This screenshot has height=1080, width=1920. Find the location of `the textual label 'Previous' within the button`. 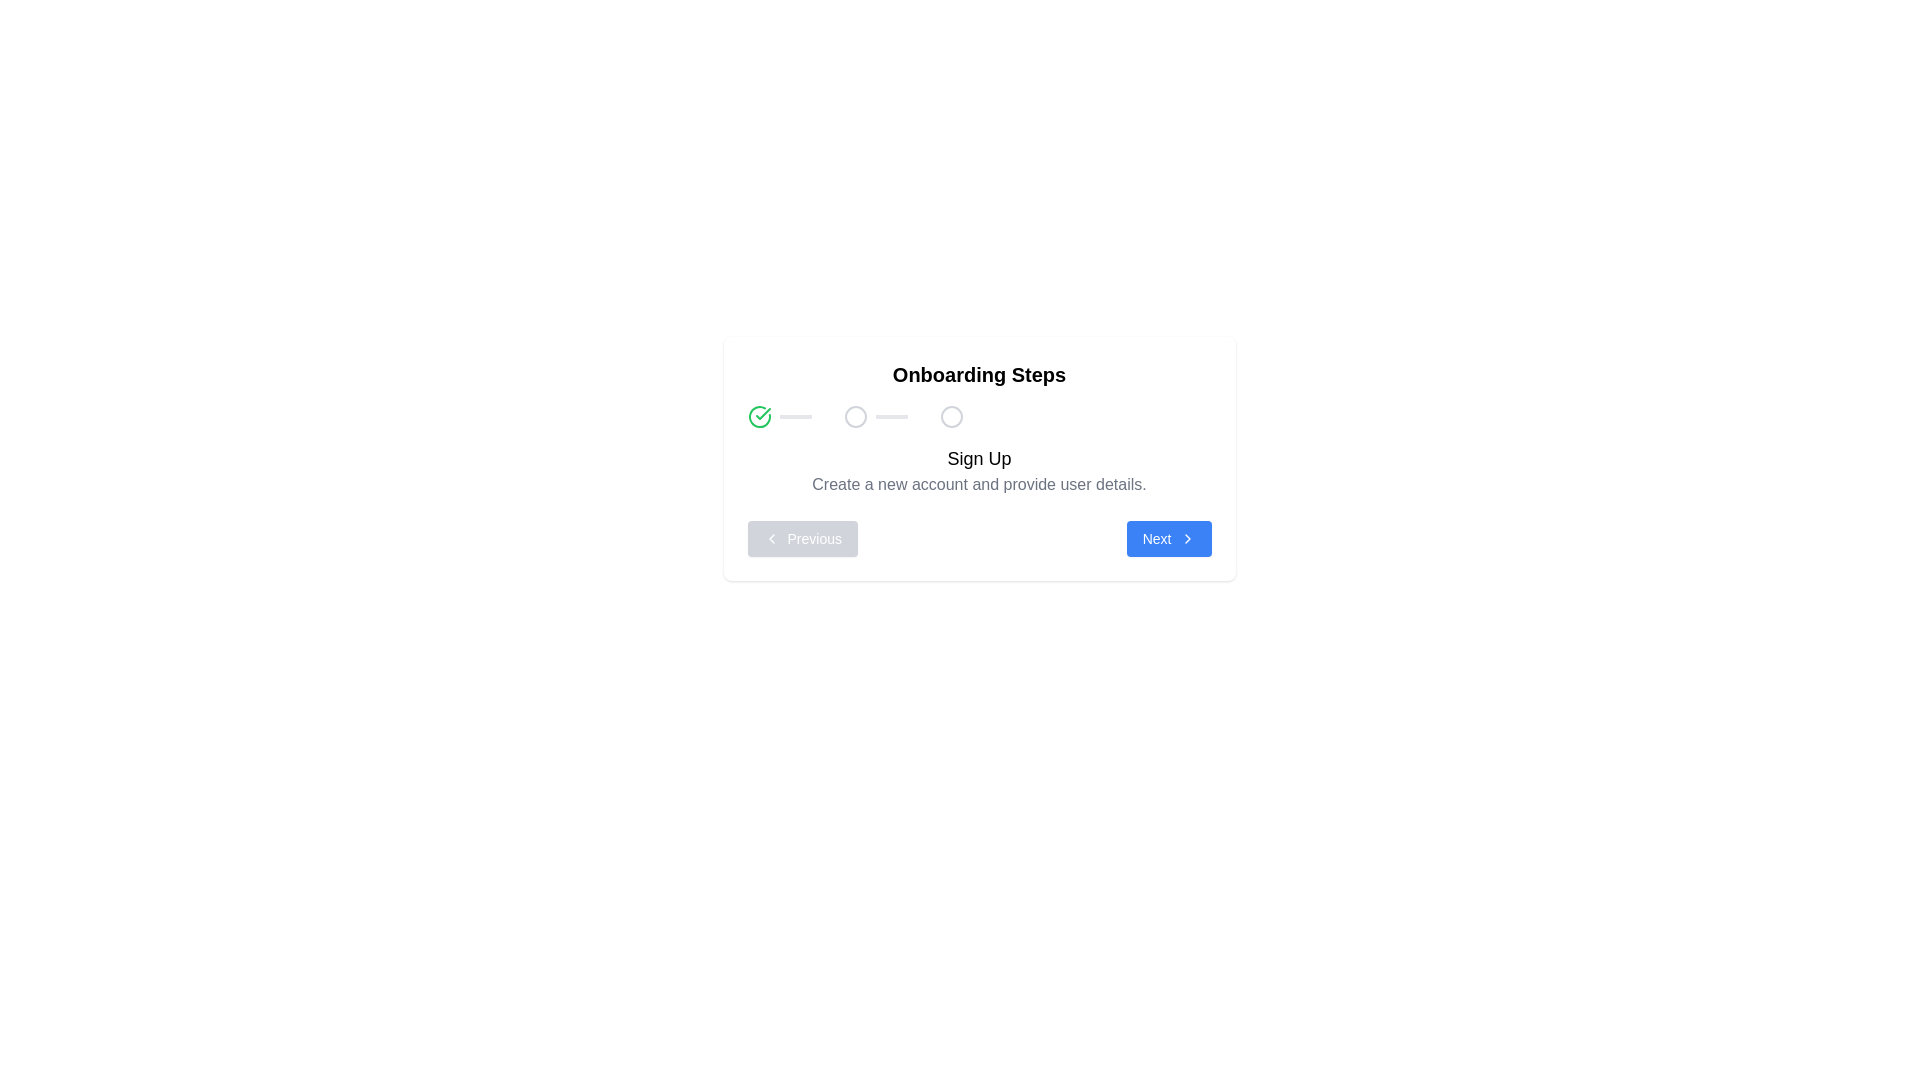

the textual label 'Previous' within the button is located at coordinates (814, 538).